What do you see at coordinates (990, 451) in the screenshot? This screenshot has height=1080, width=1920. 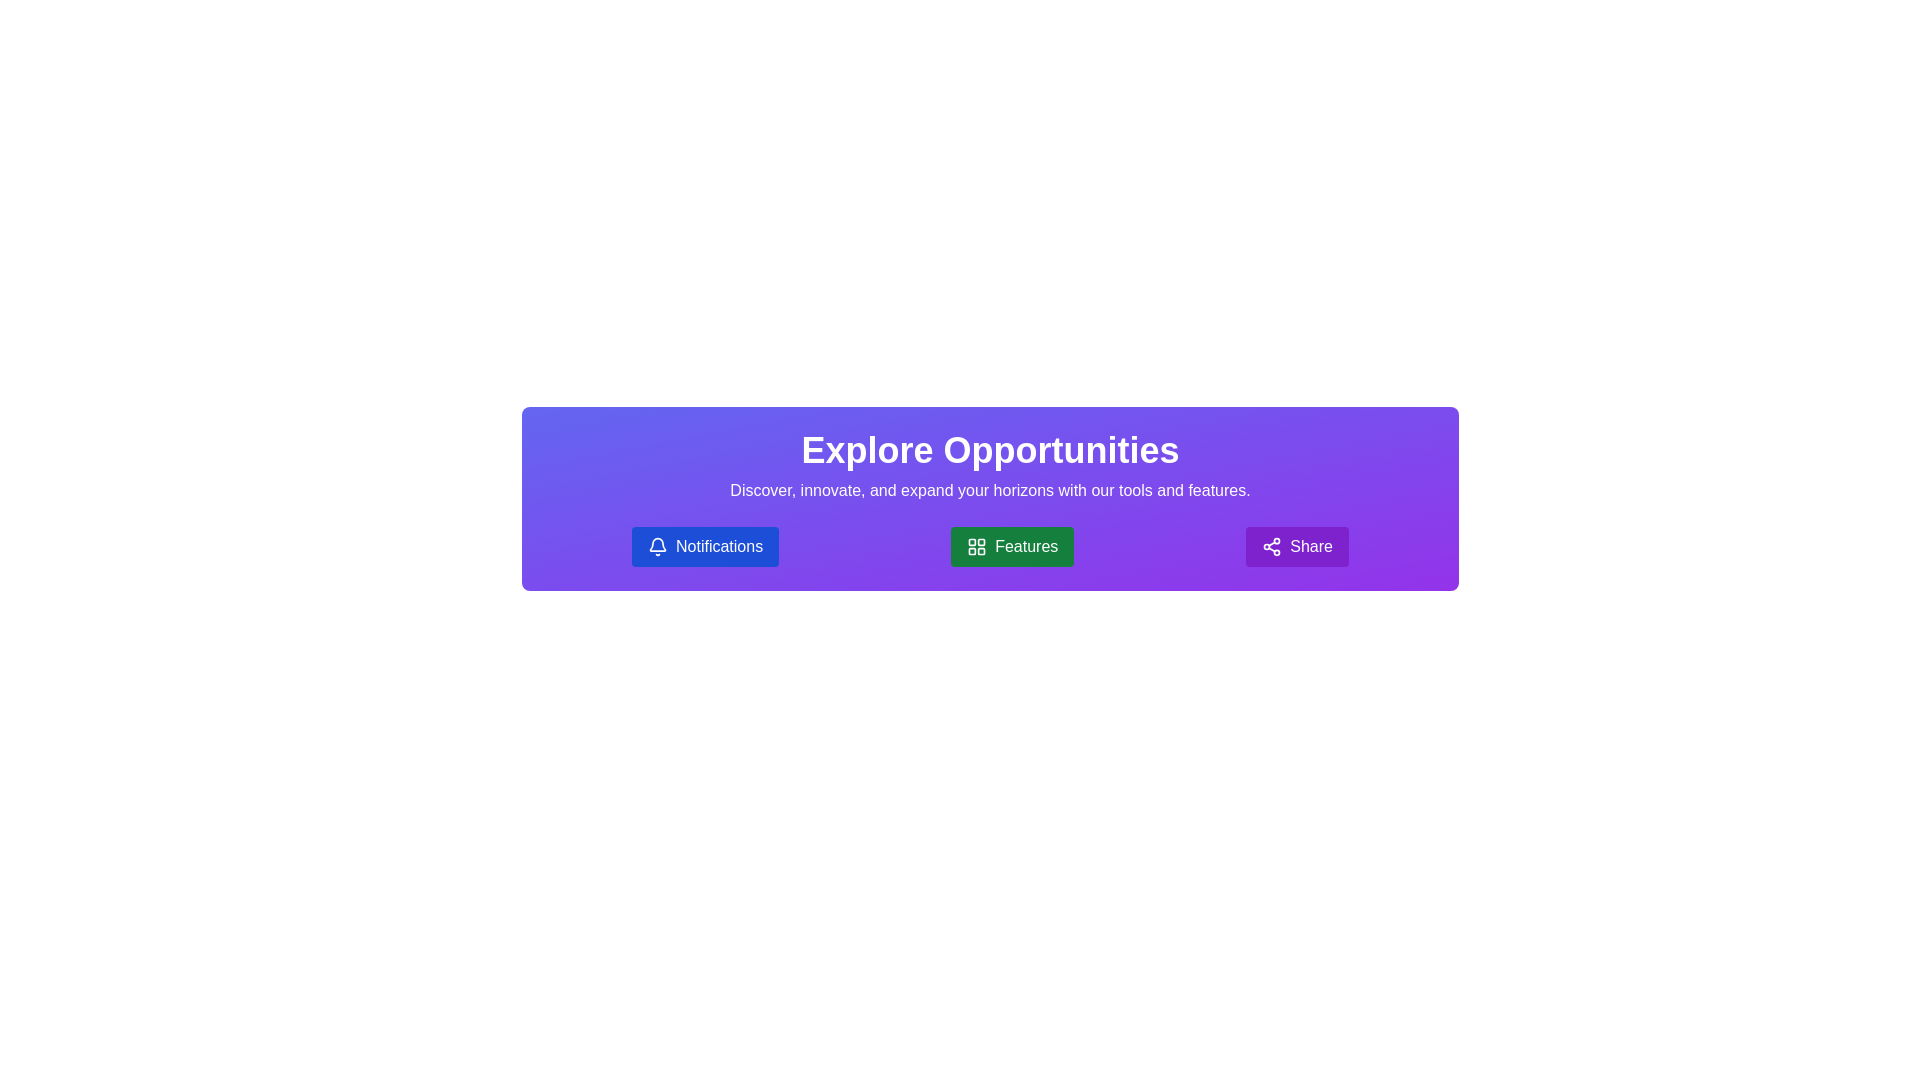 I see `the Text header element that displays 'Explore Opportunities', which is centered at the top of the highlighted section on a purple gradient background` at bounding box center [990, 451].